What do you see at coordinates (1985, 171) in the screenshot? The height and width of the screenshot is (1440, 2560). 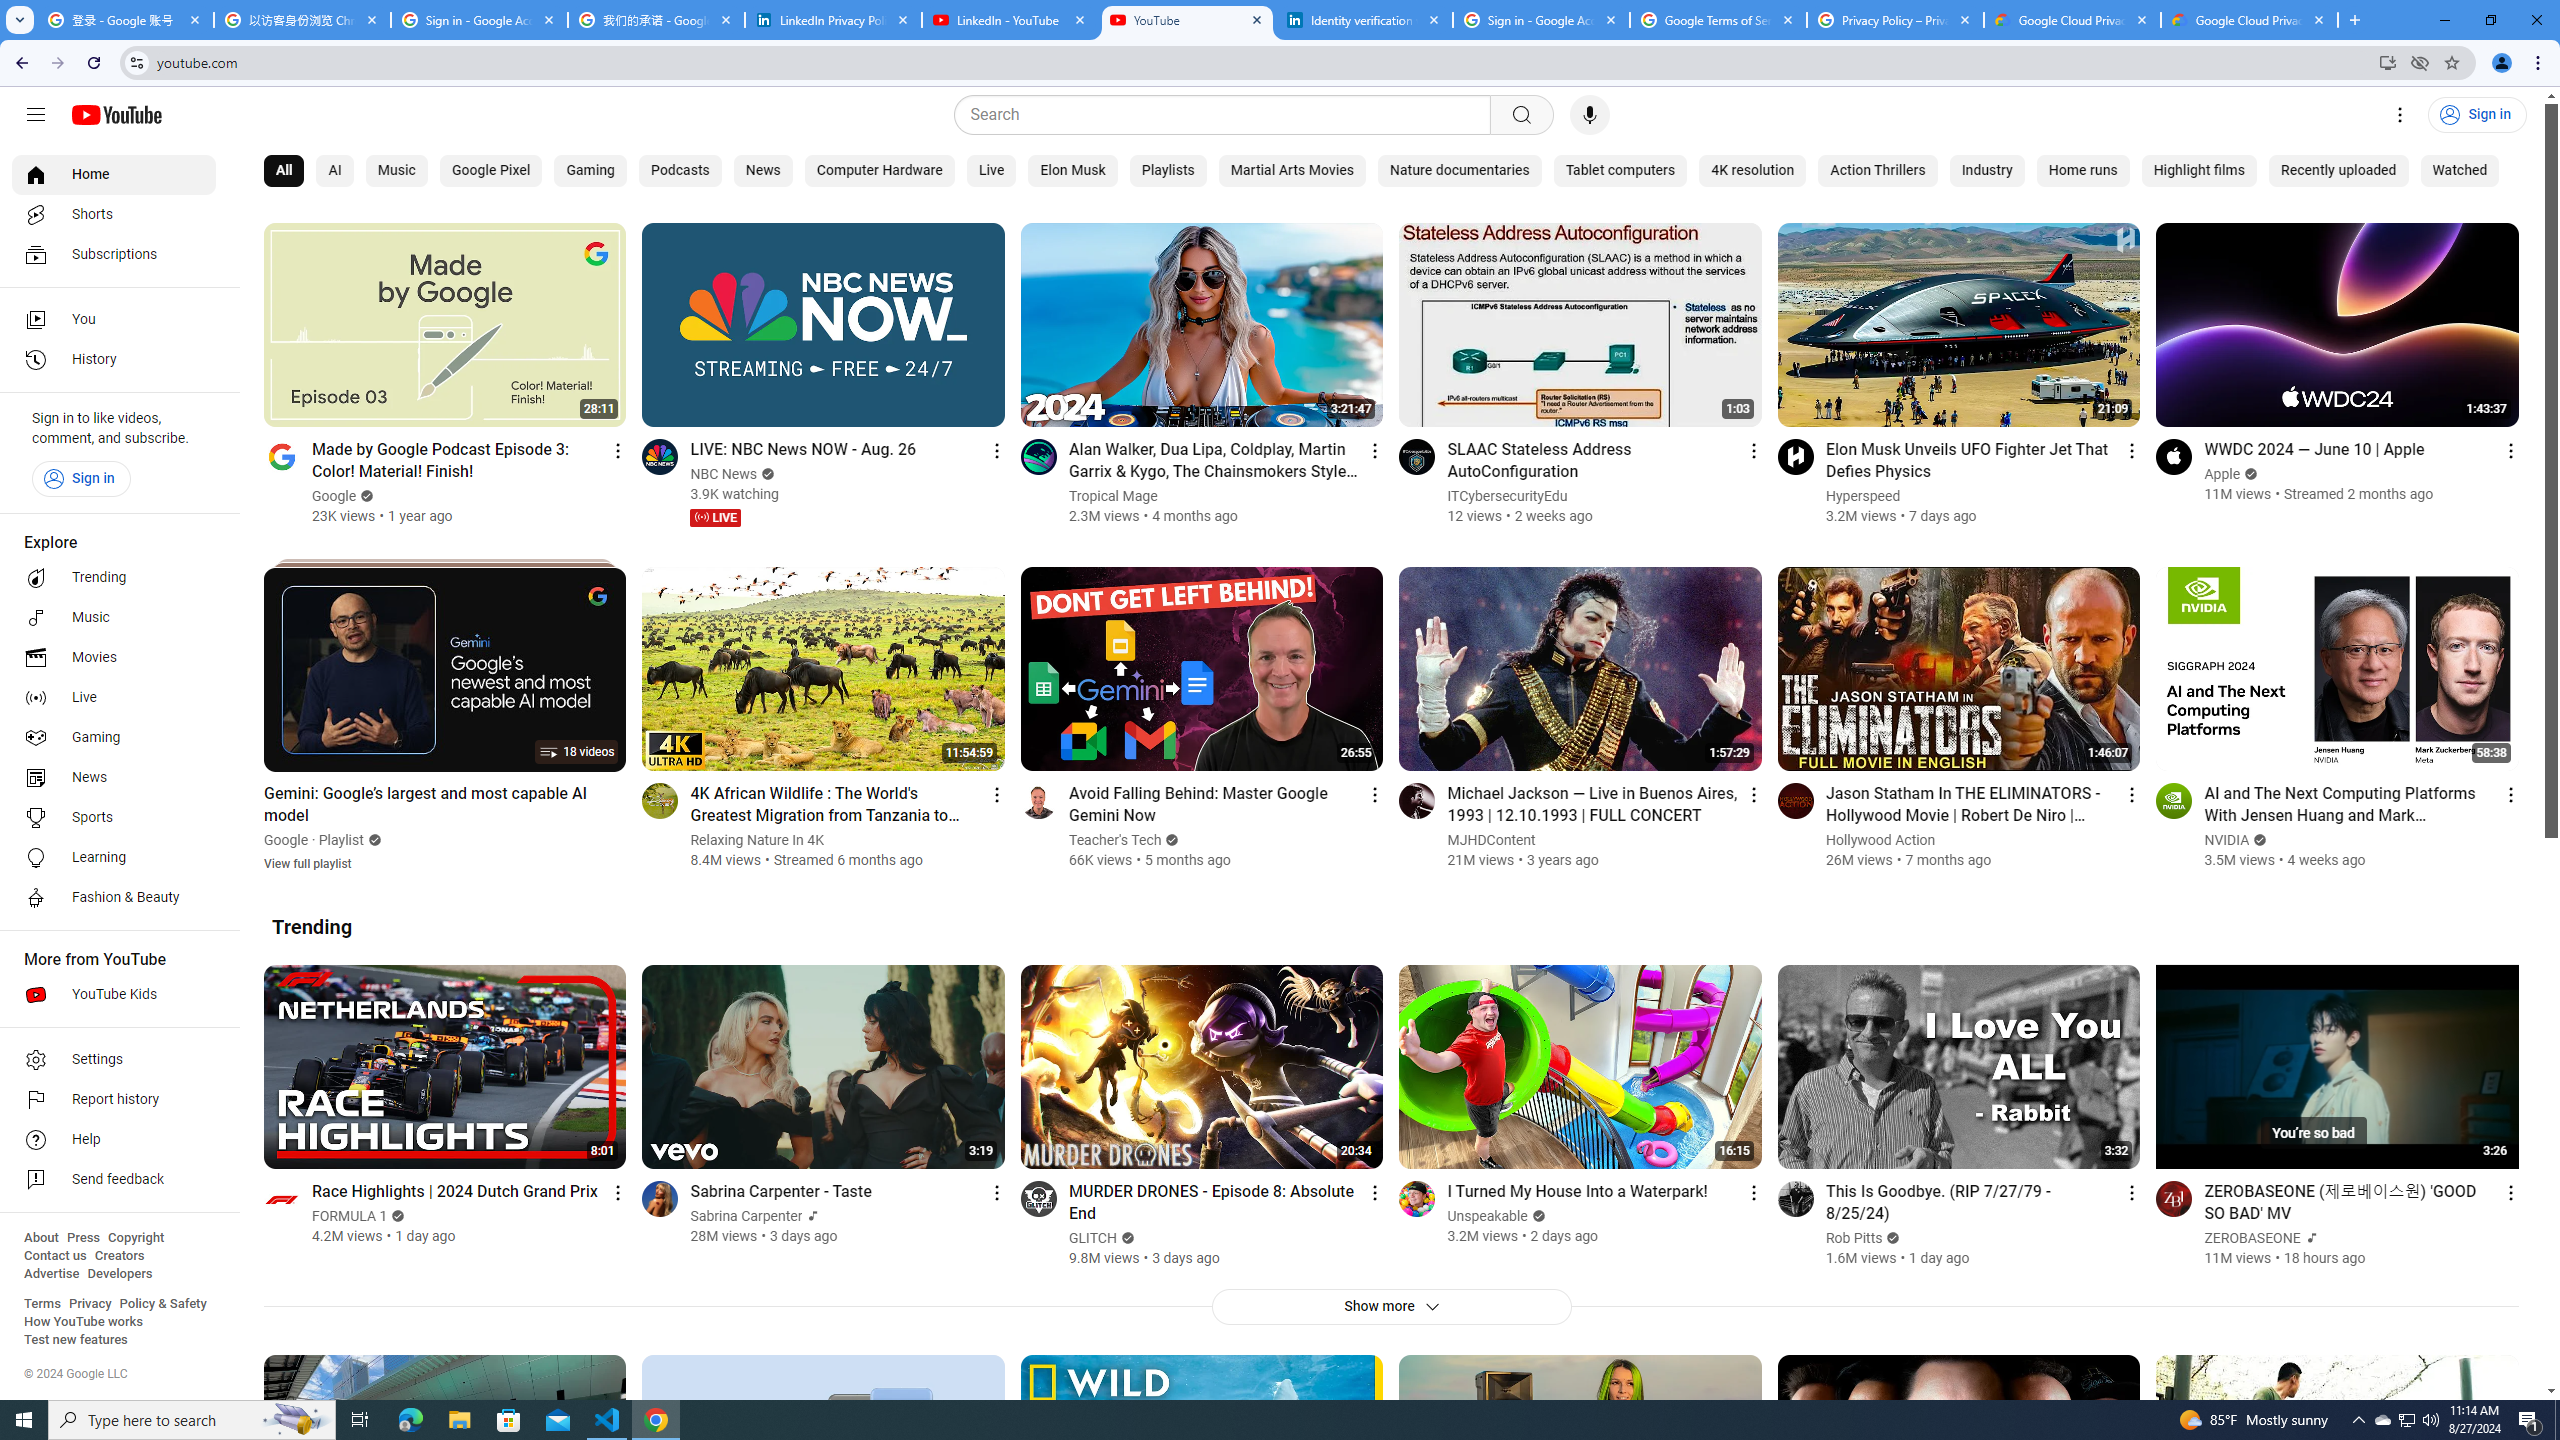 I see `'Industry'` at bounding box center [1985, 171].